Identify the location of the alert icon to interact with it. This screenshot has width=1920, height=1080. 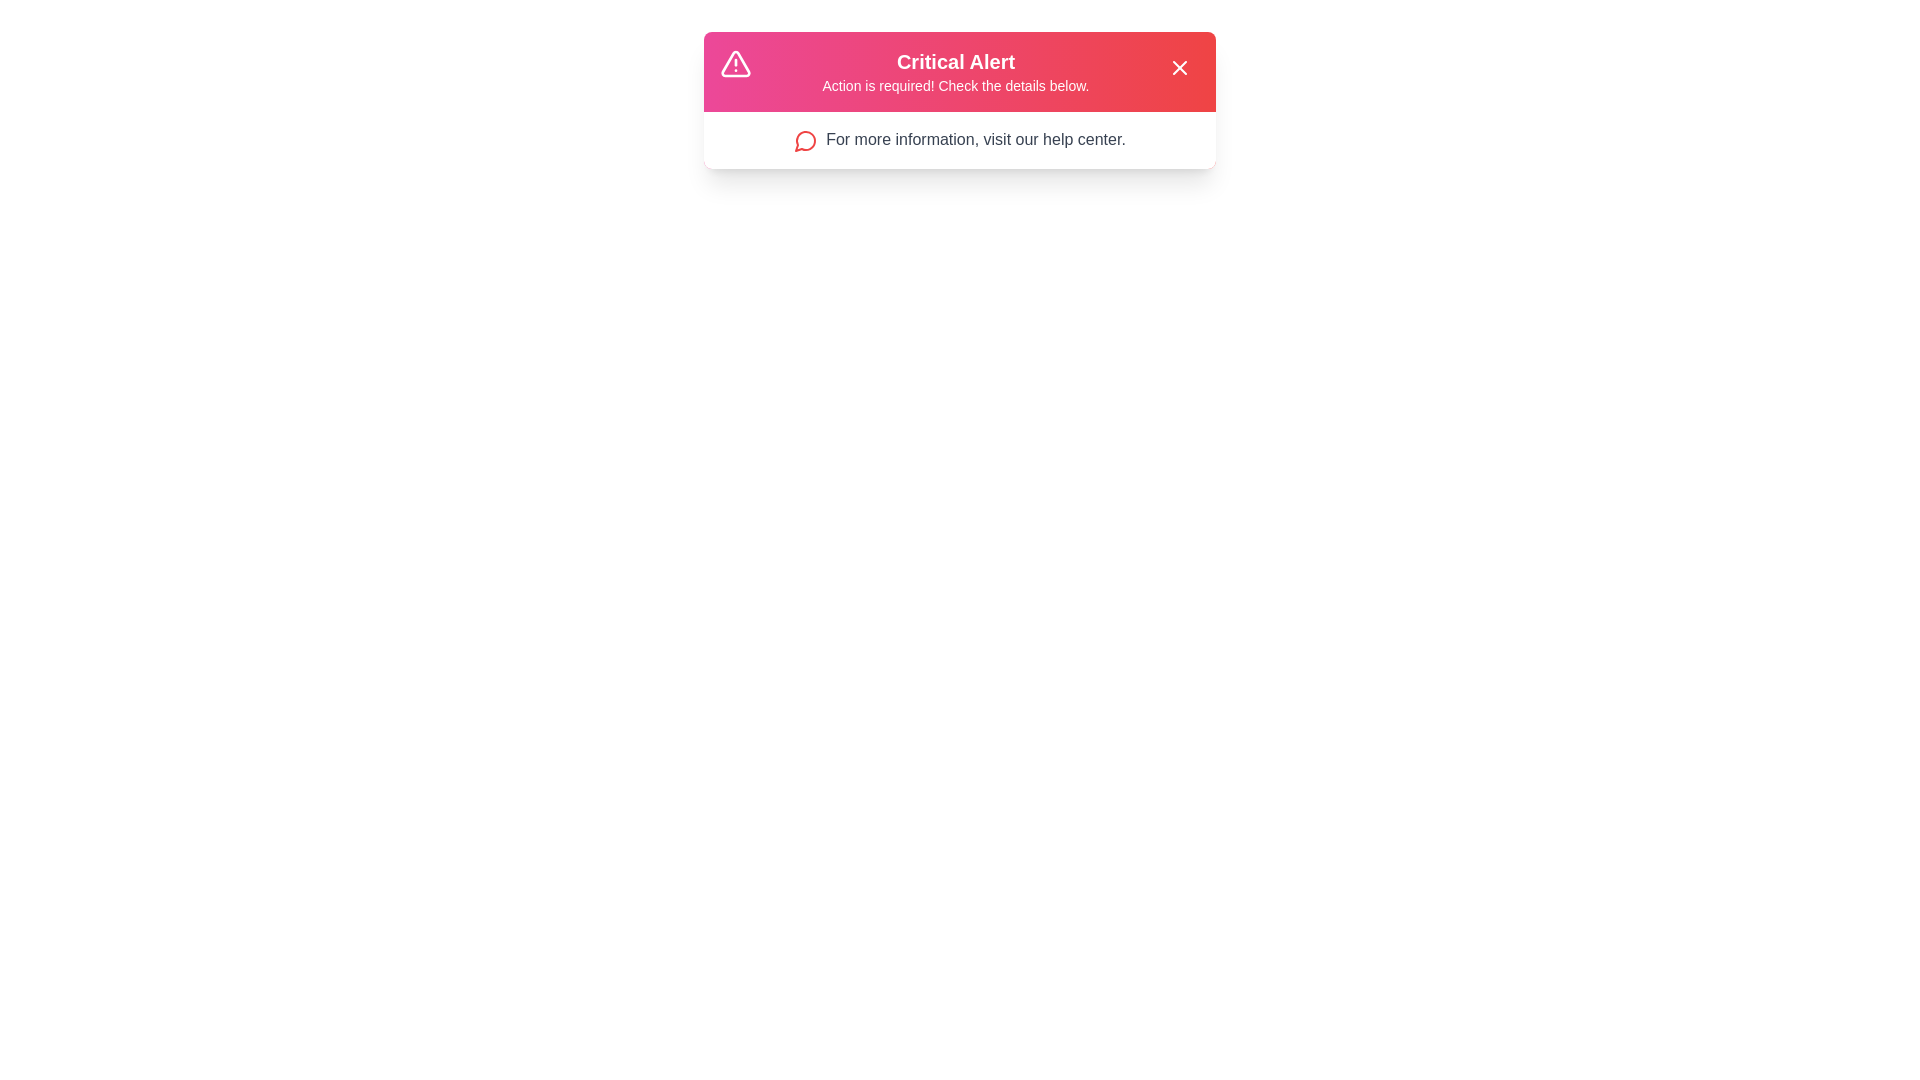
(734, 63).